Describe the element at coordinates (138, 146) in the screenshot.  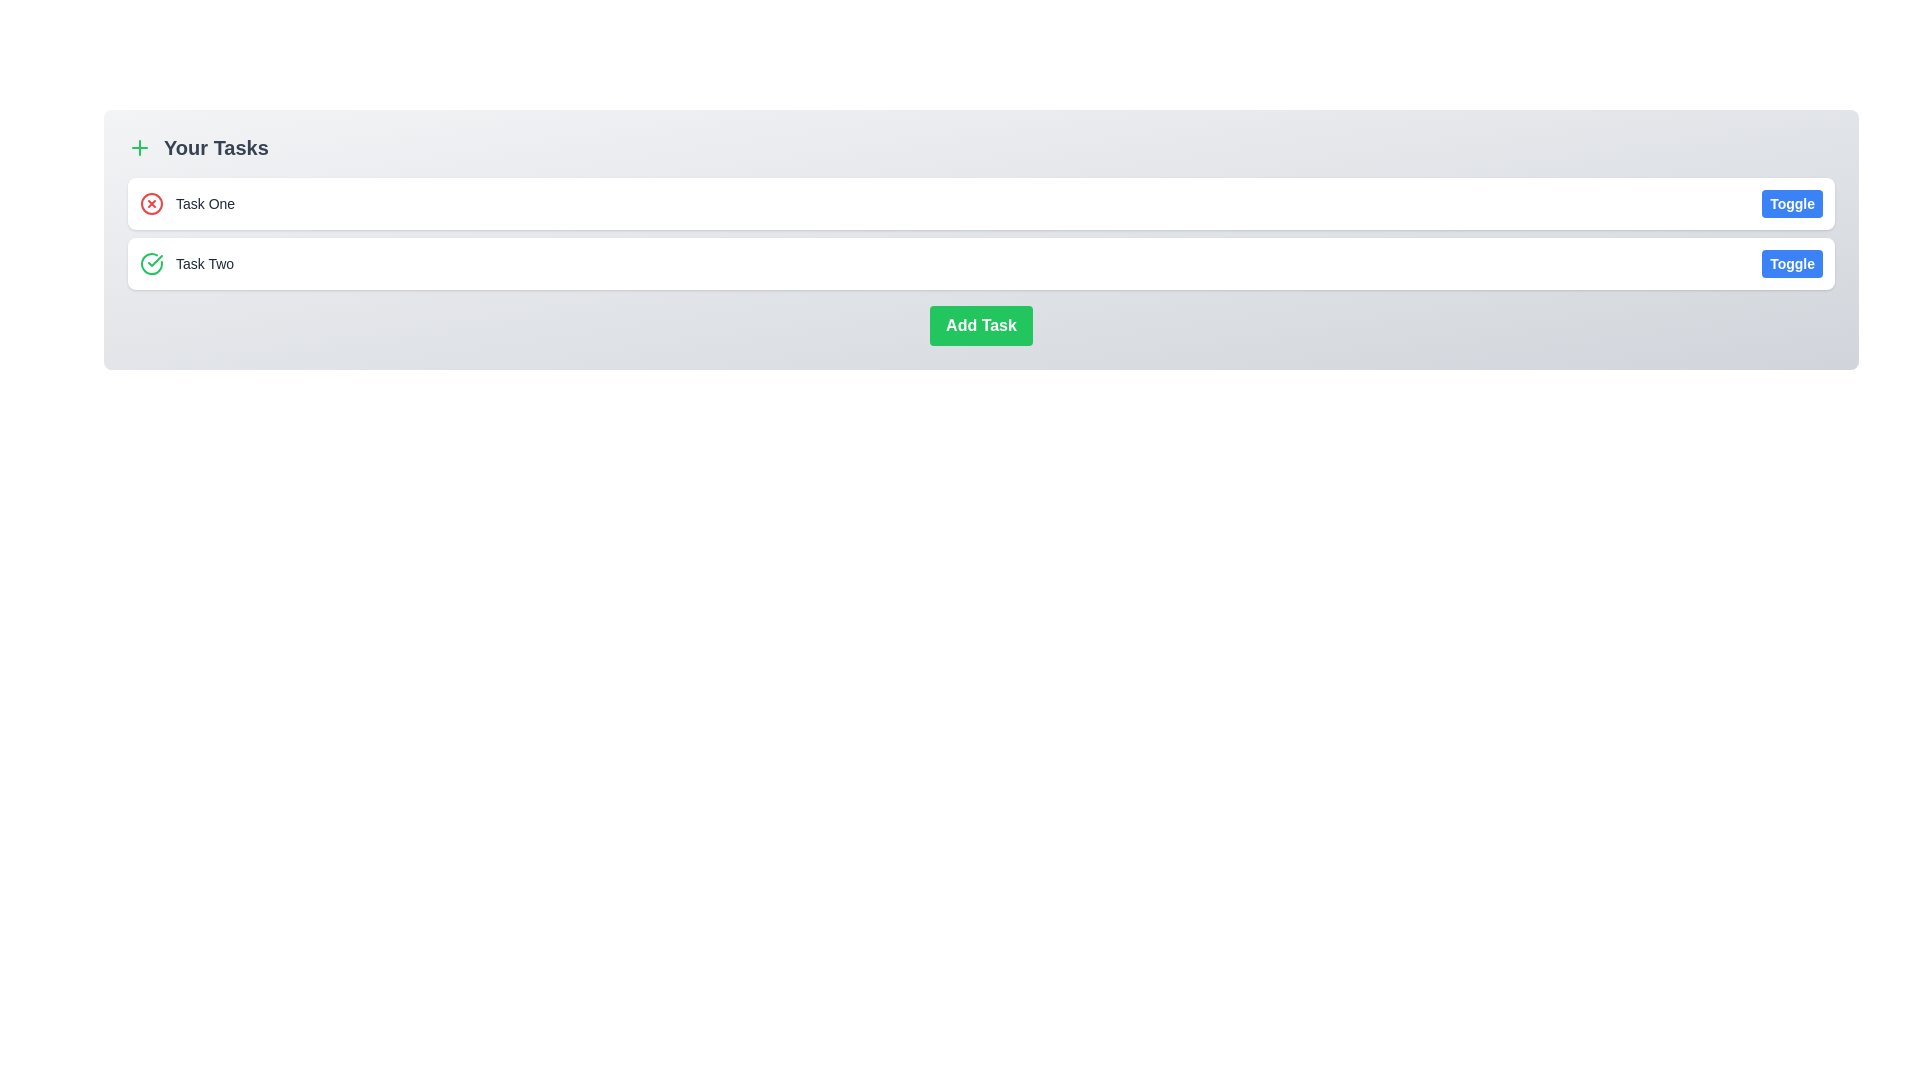
I see `the green plus icon button (SVG graphic) located at the far left of the 'Your Tasks' header` at that location.